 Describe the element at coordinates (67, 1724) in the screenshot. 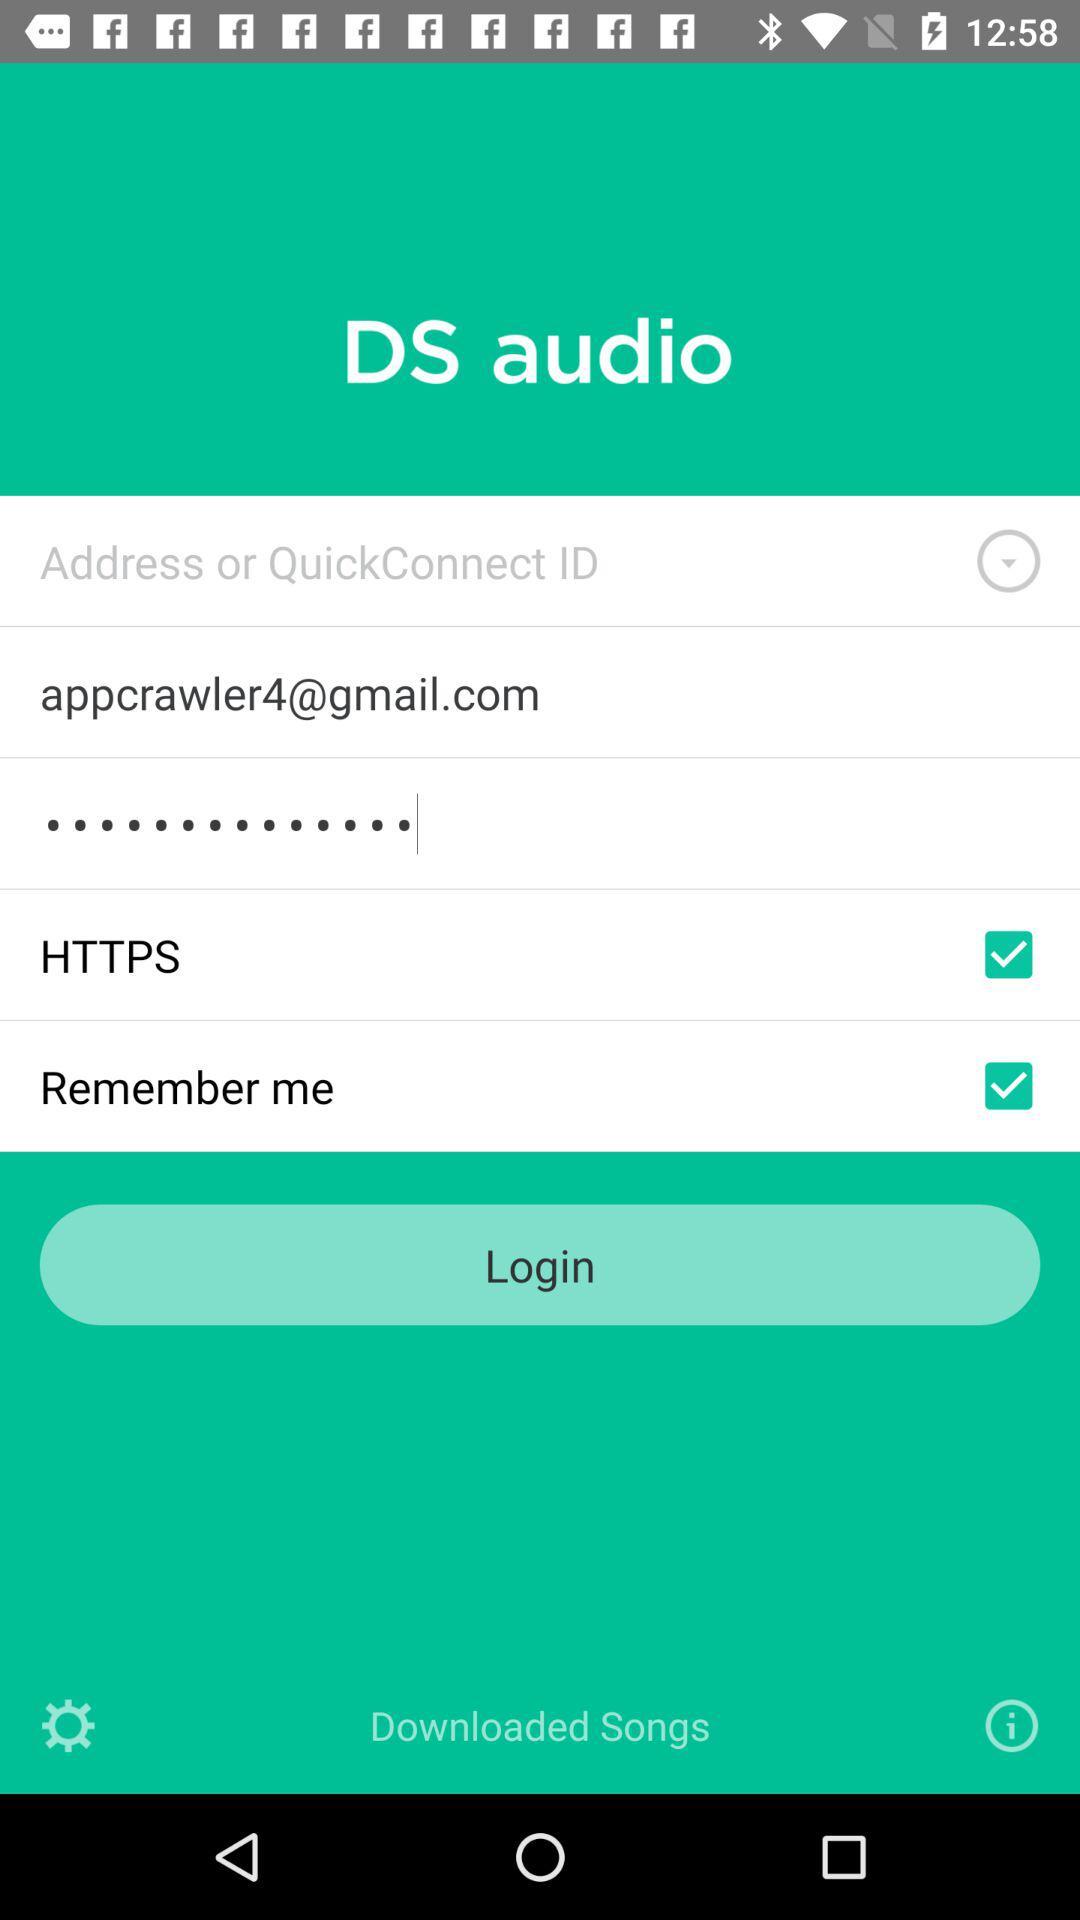

I see `open settings` at that location.